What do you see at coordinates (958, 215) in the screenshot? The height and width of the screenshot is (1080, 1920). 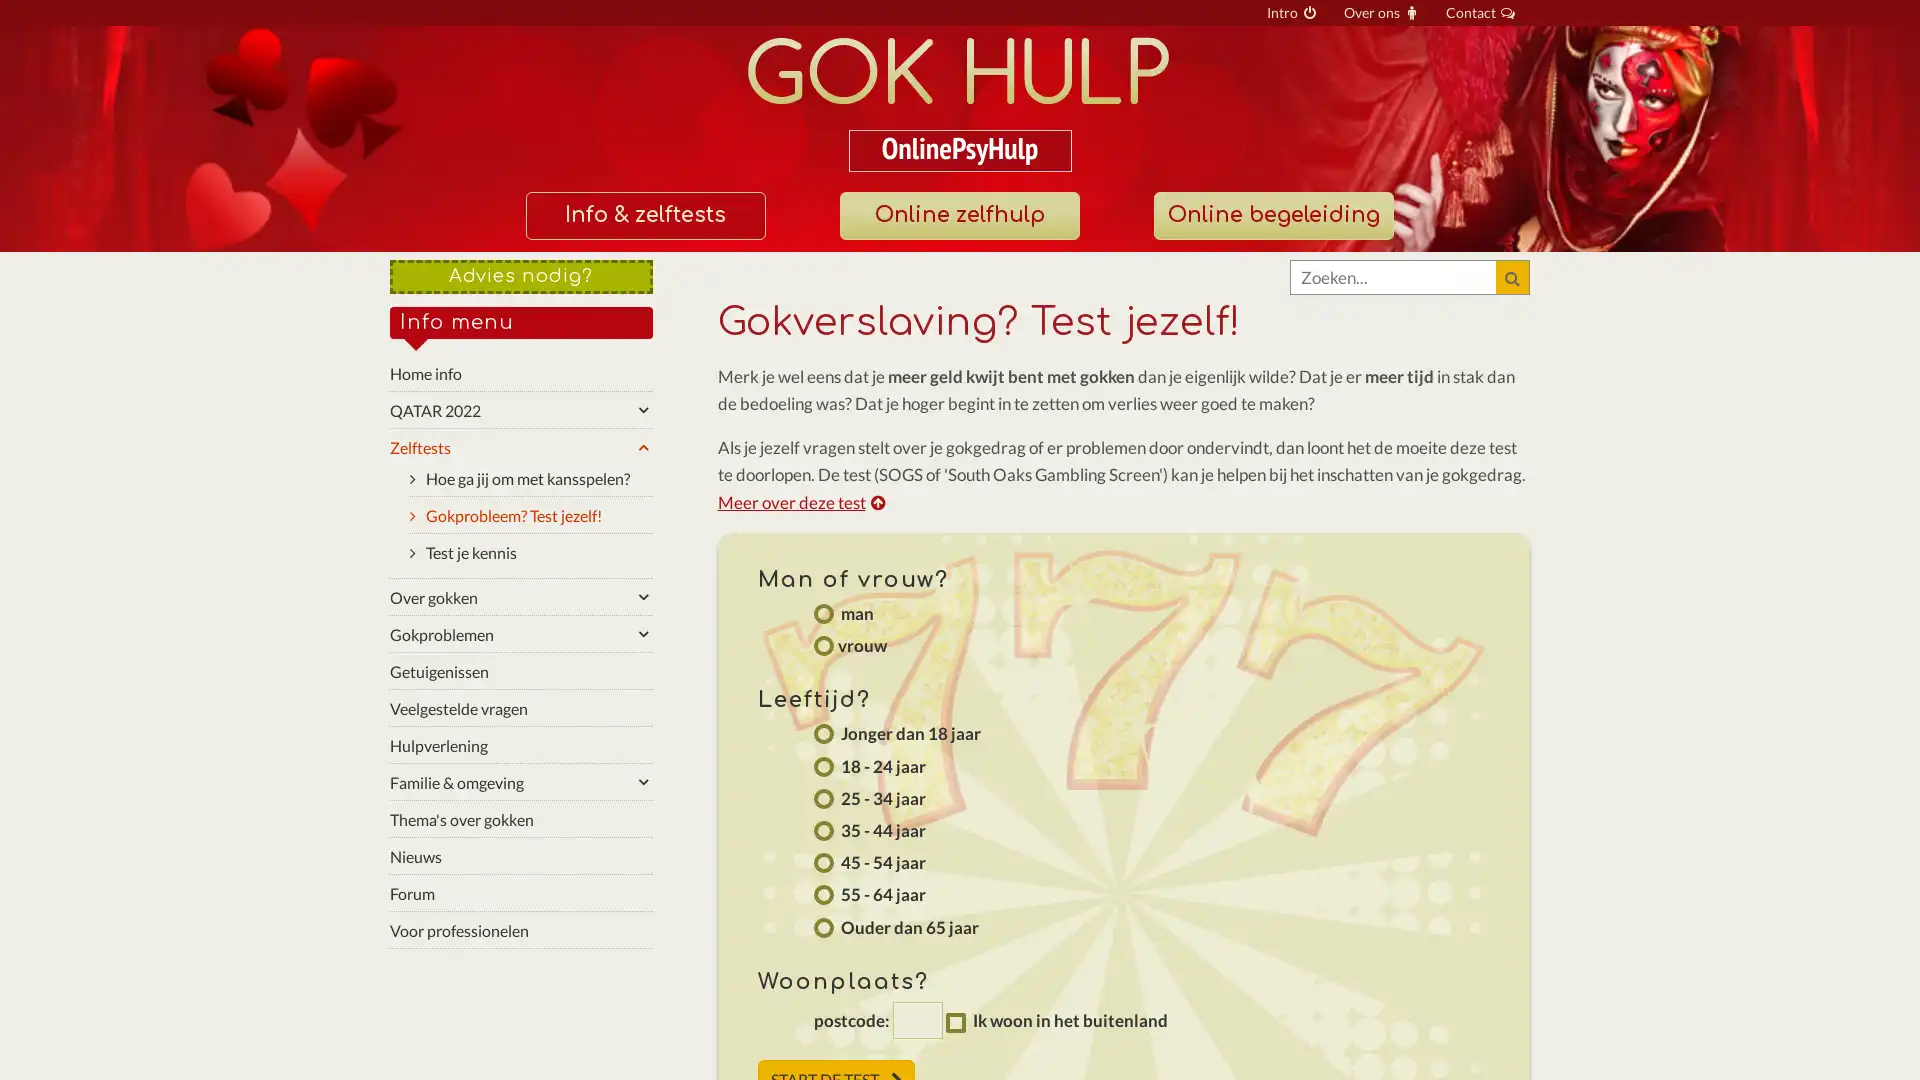 I see `Online zelfhulp` at bounding box center [958, 215].